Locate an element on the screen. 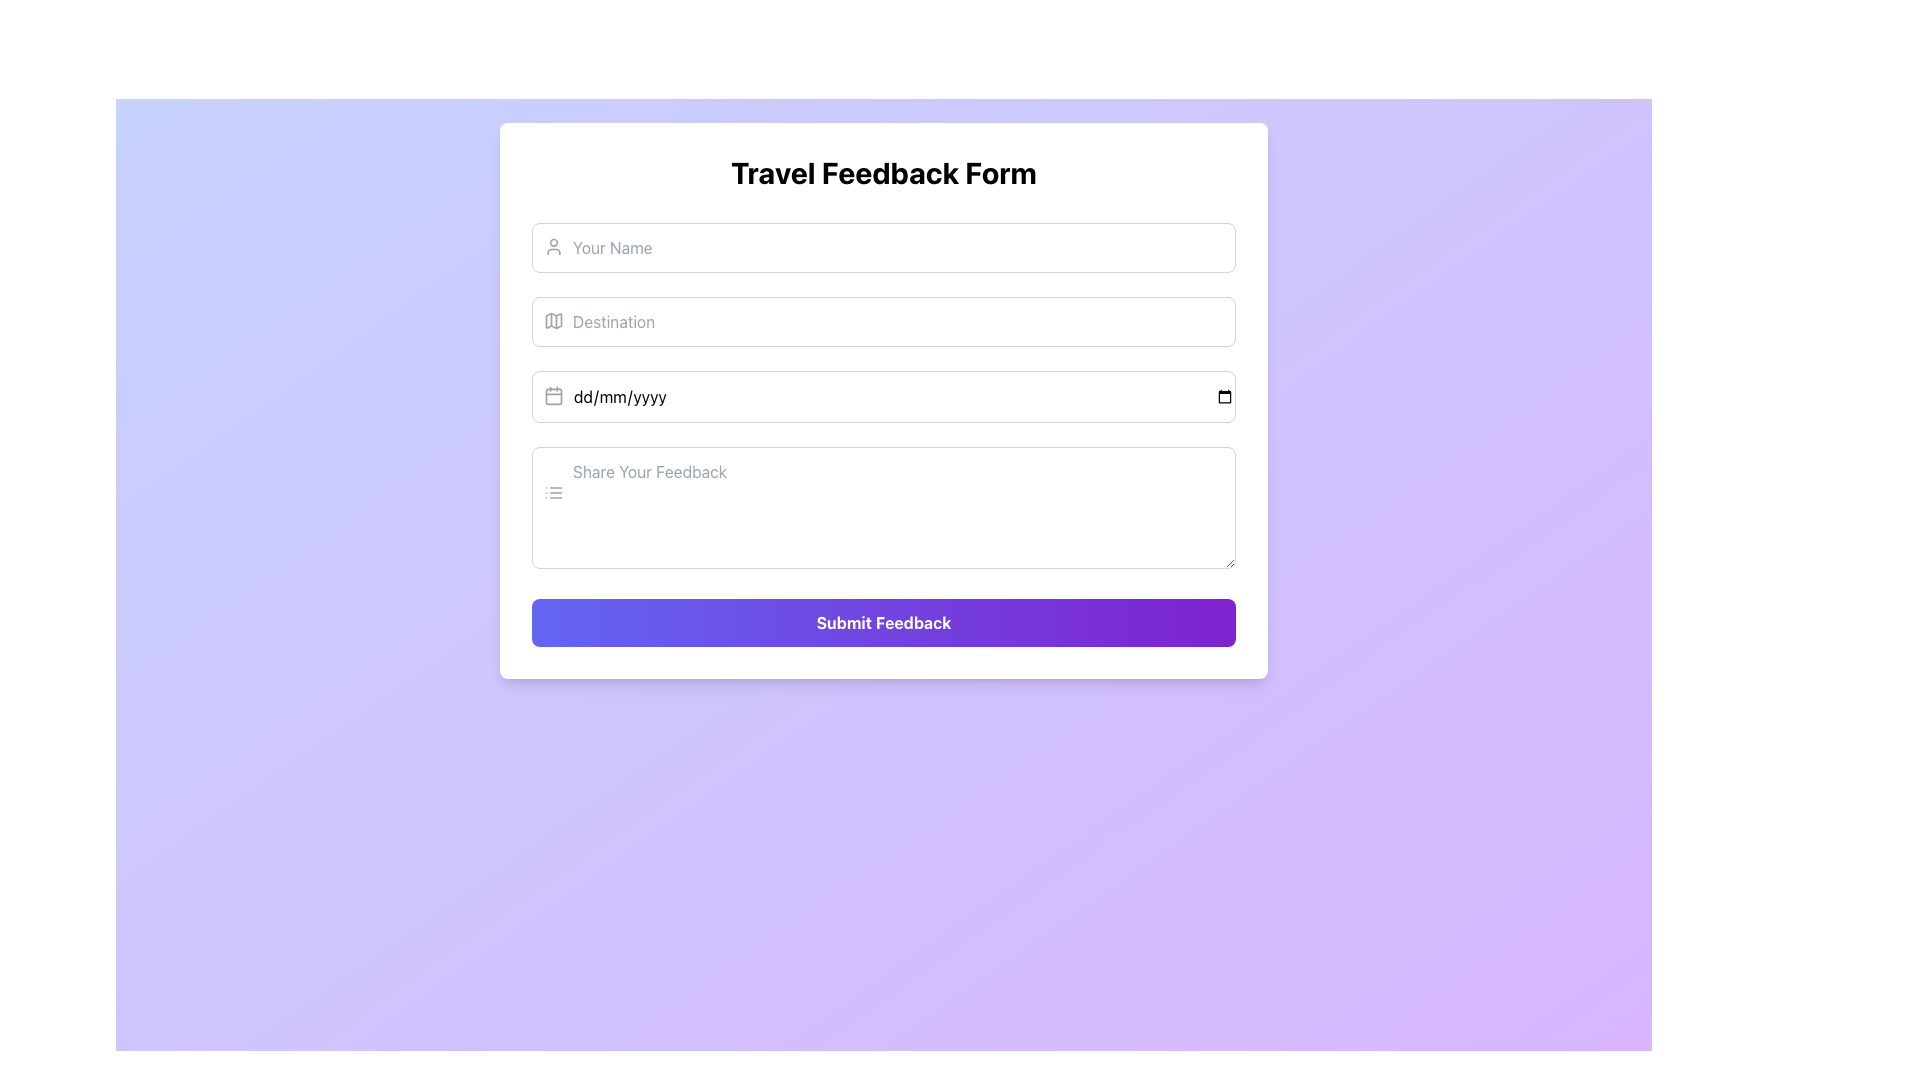 This screenshot has height=1080, width=1920. the bold text header reading 'Travel Feedback Form', which is centrally aligned at the top of the form interface and styled with a gradient color scheme from indigo to purple is located at coordinates (882, 172).